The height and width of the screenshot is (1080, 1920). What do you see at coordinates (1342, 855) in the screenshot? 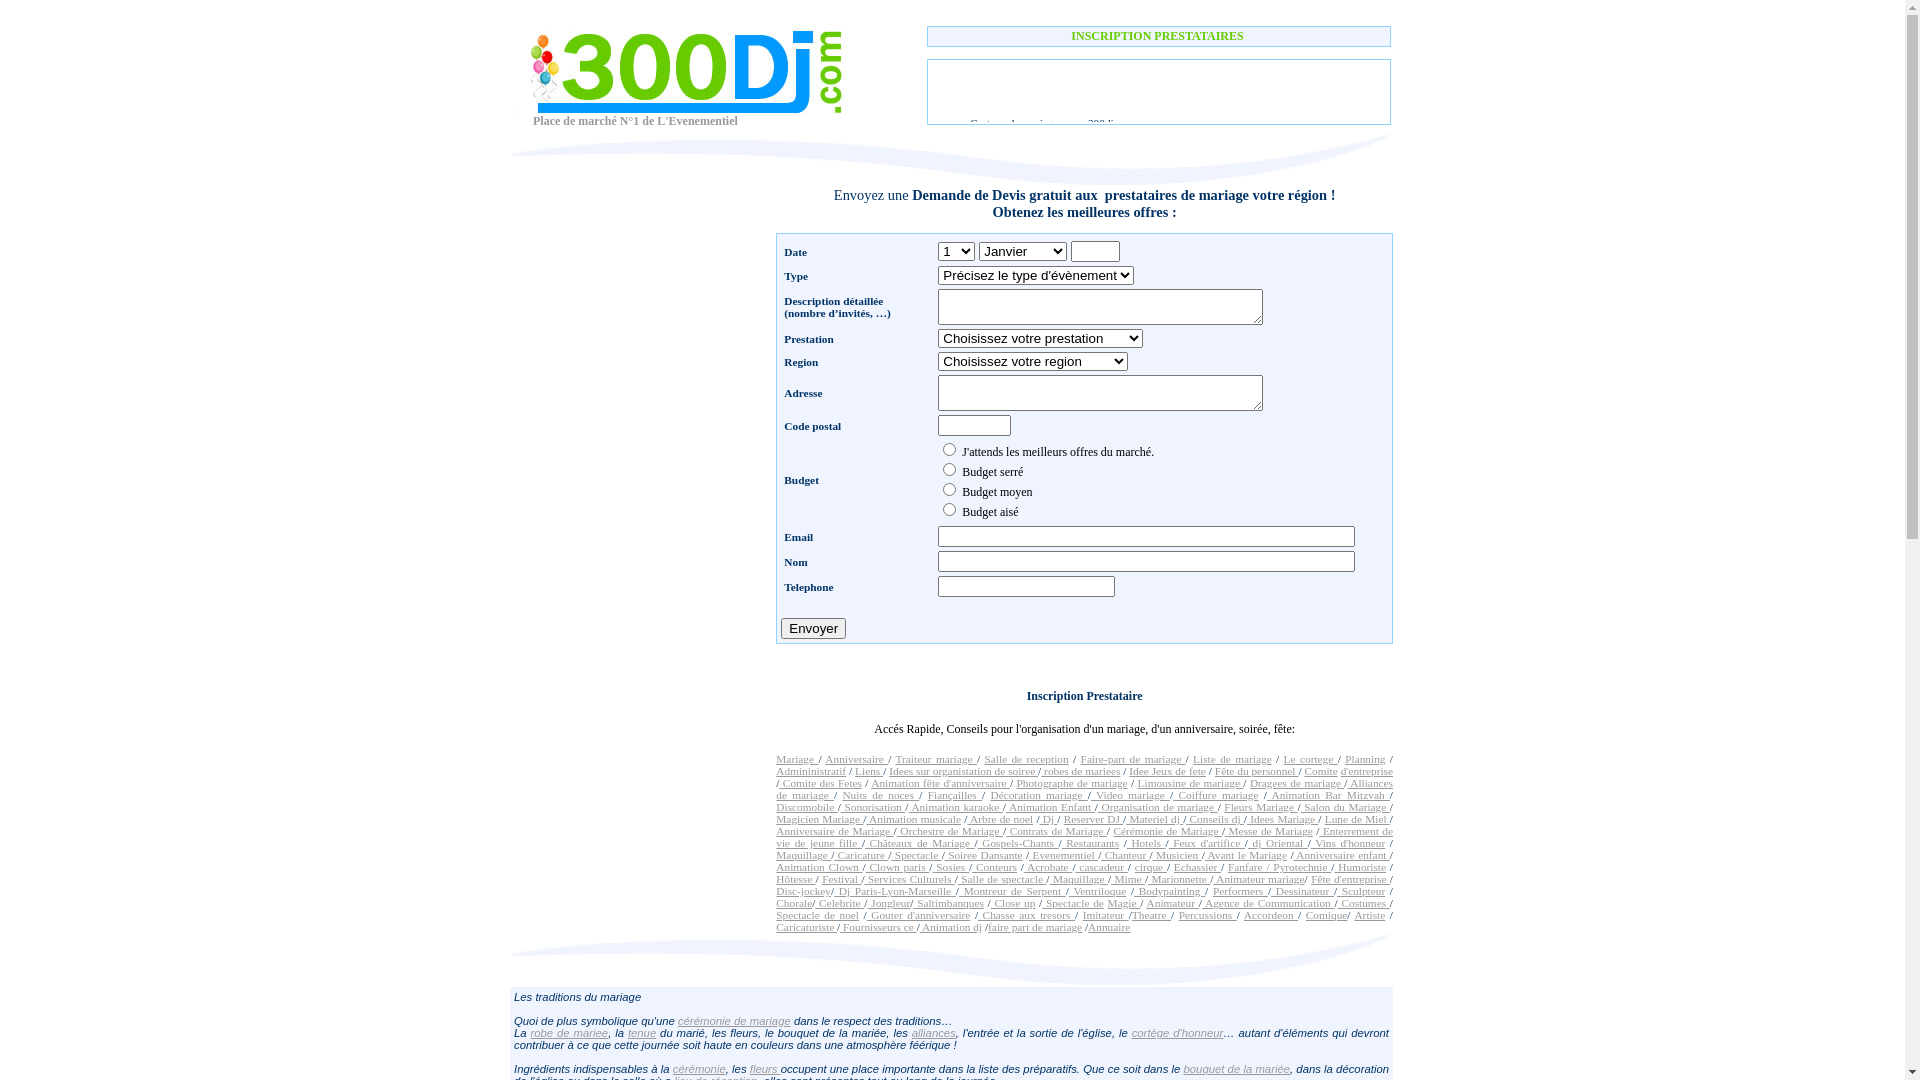
I see `'Anniversaire enfant'` at bounding box center [1342, 855].